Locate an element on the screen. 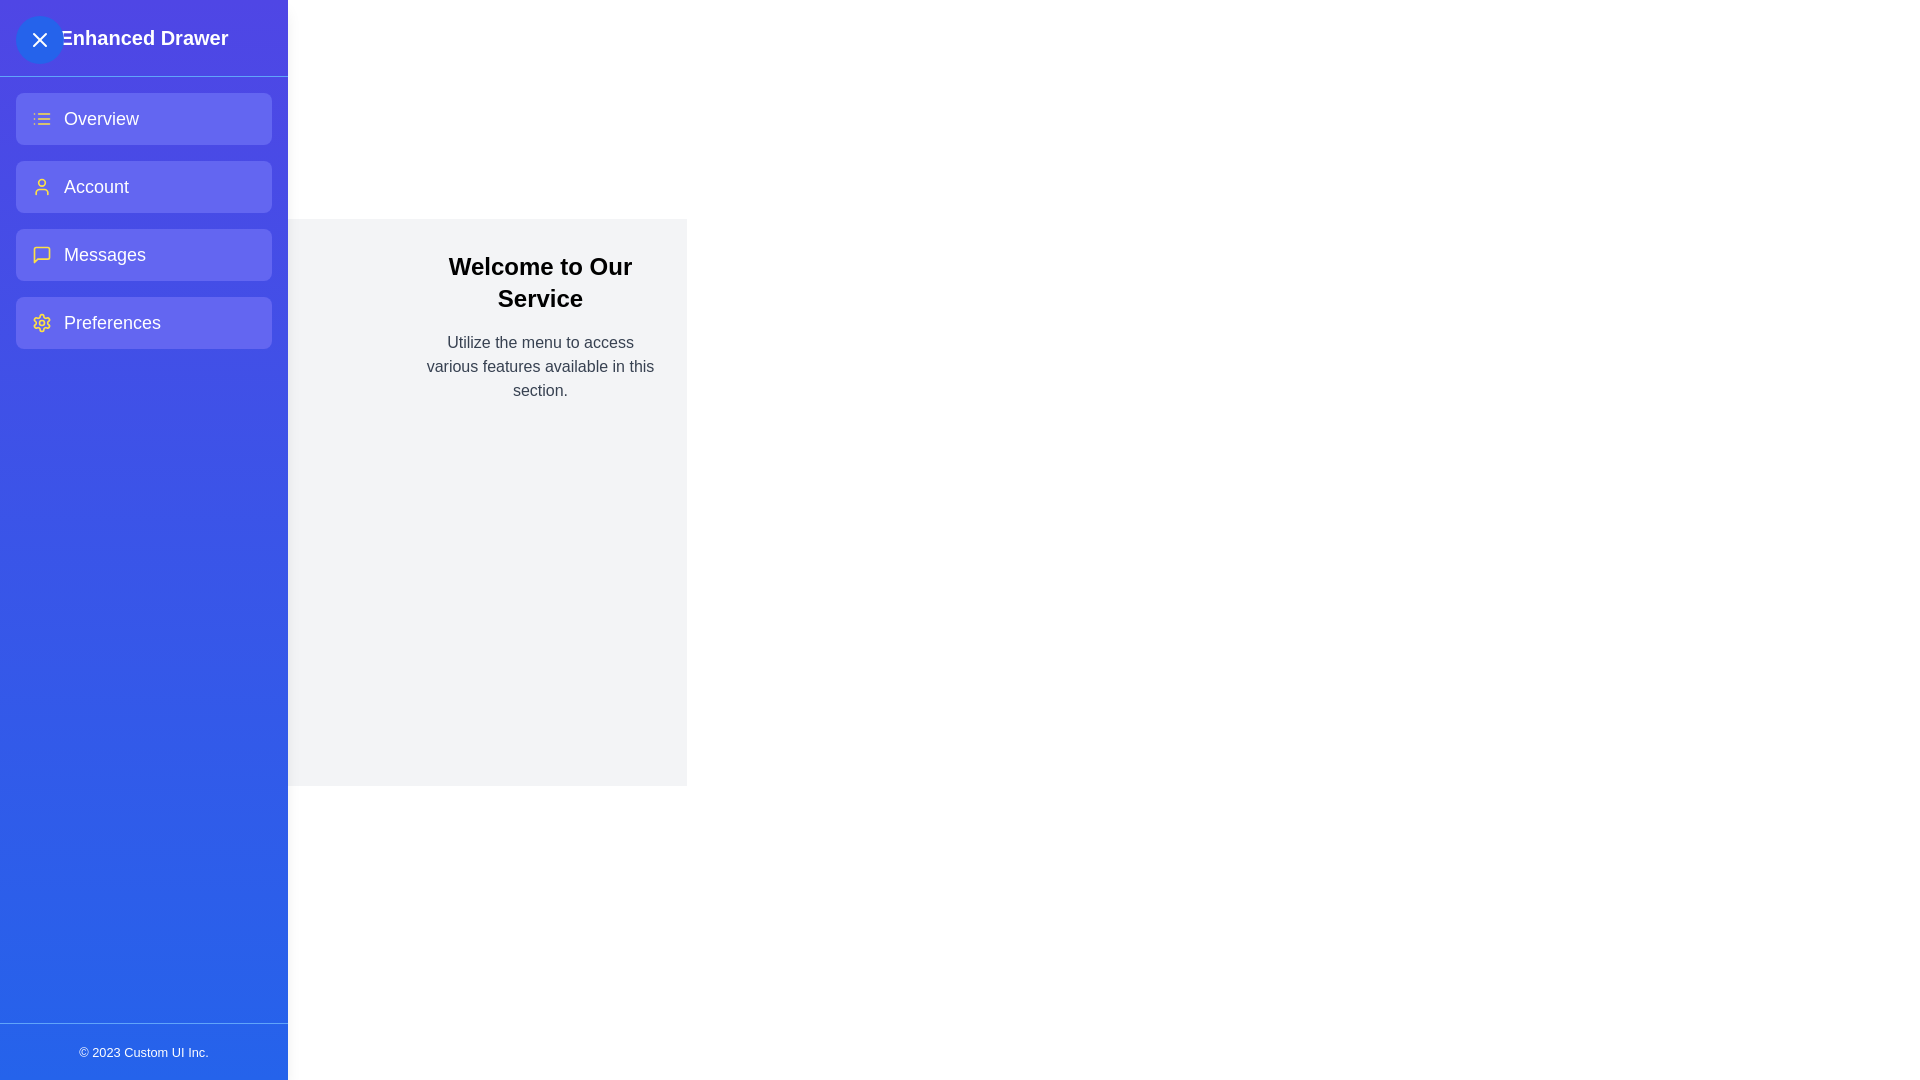 This screenshot has width=1920, height=1080. the 'Overview' icon located in the left sidebar, which symbolizes a list or dashboard view, to observe its interaction is located at coordinates (42, 119).